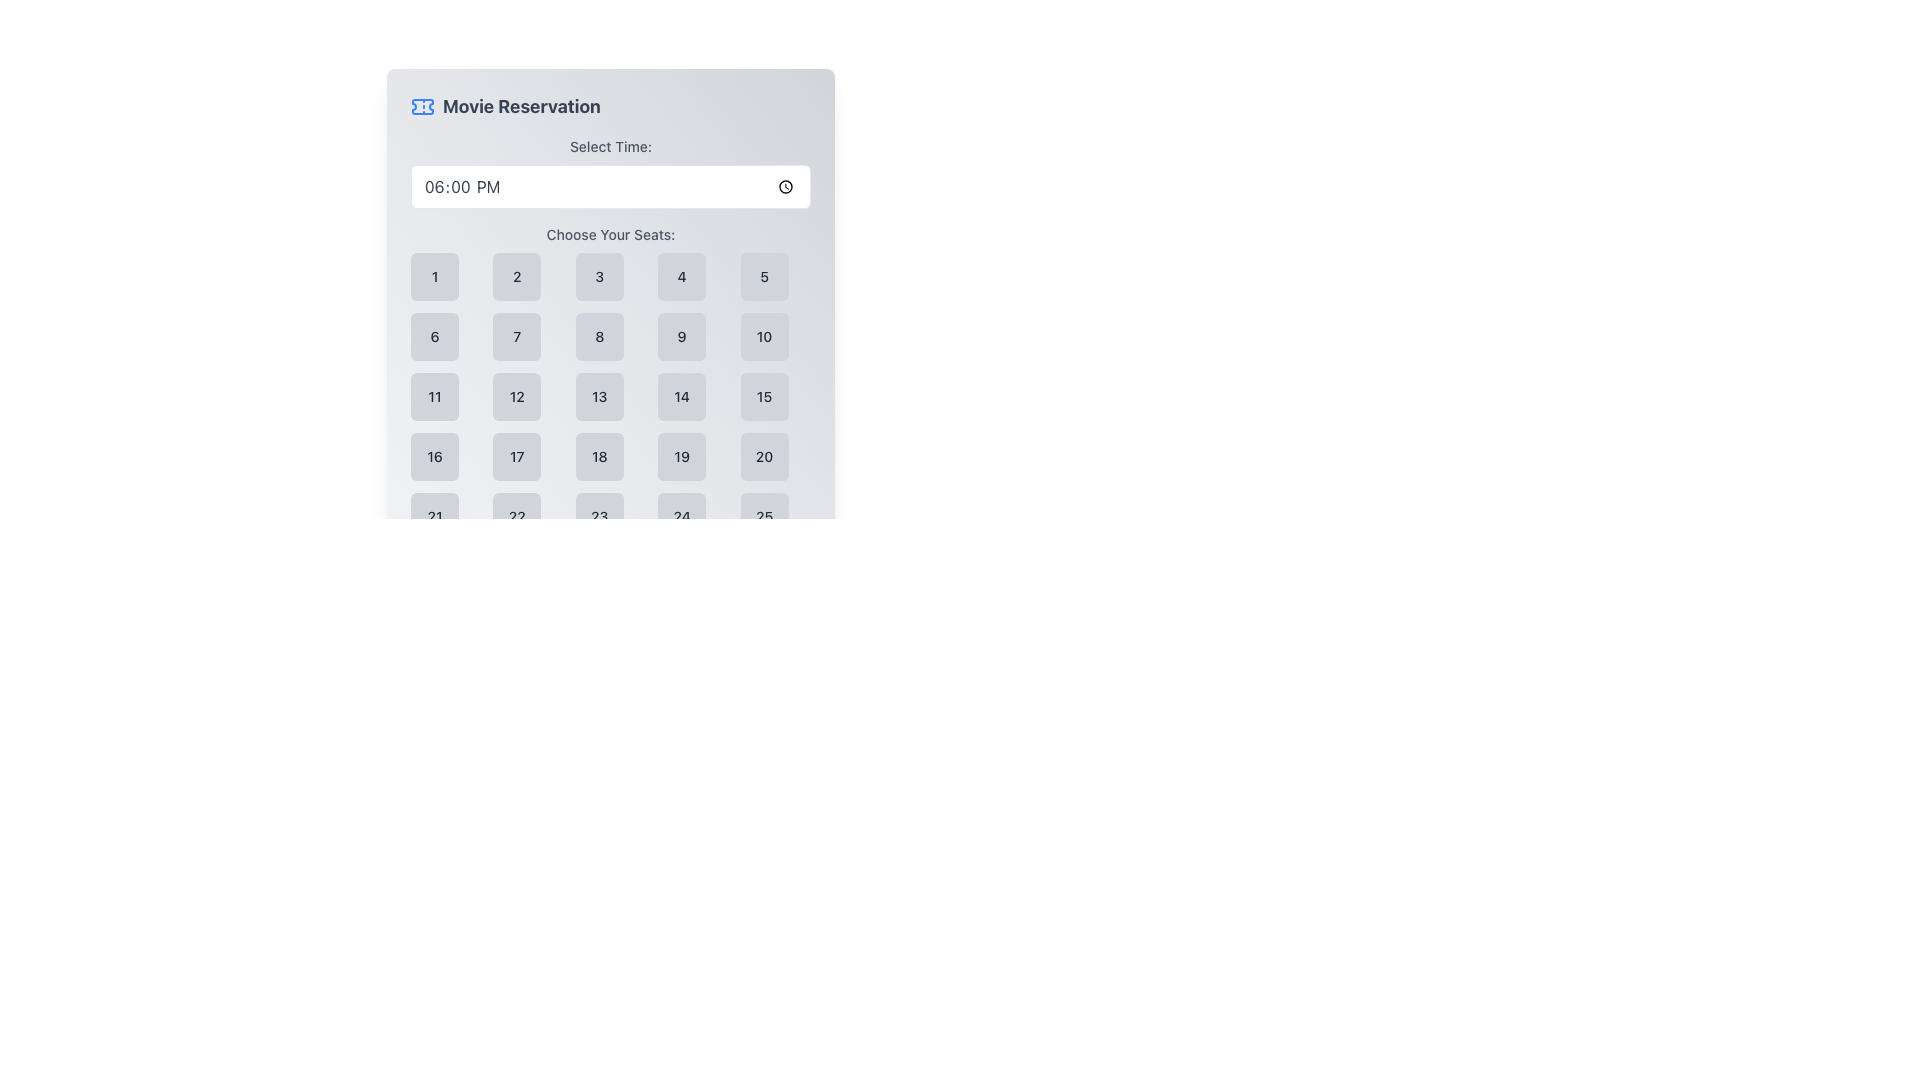 Image resolution: width=1920 pixels, height=1080 pixels. Describe the element at coordinates (682, 515) in the screenshot. I see `the square button labeled '24' with a gray background and rounded corners` at that location.